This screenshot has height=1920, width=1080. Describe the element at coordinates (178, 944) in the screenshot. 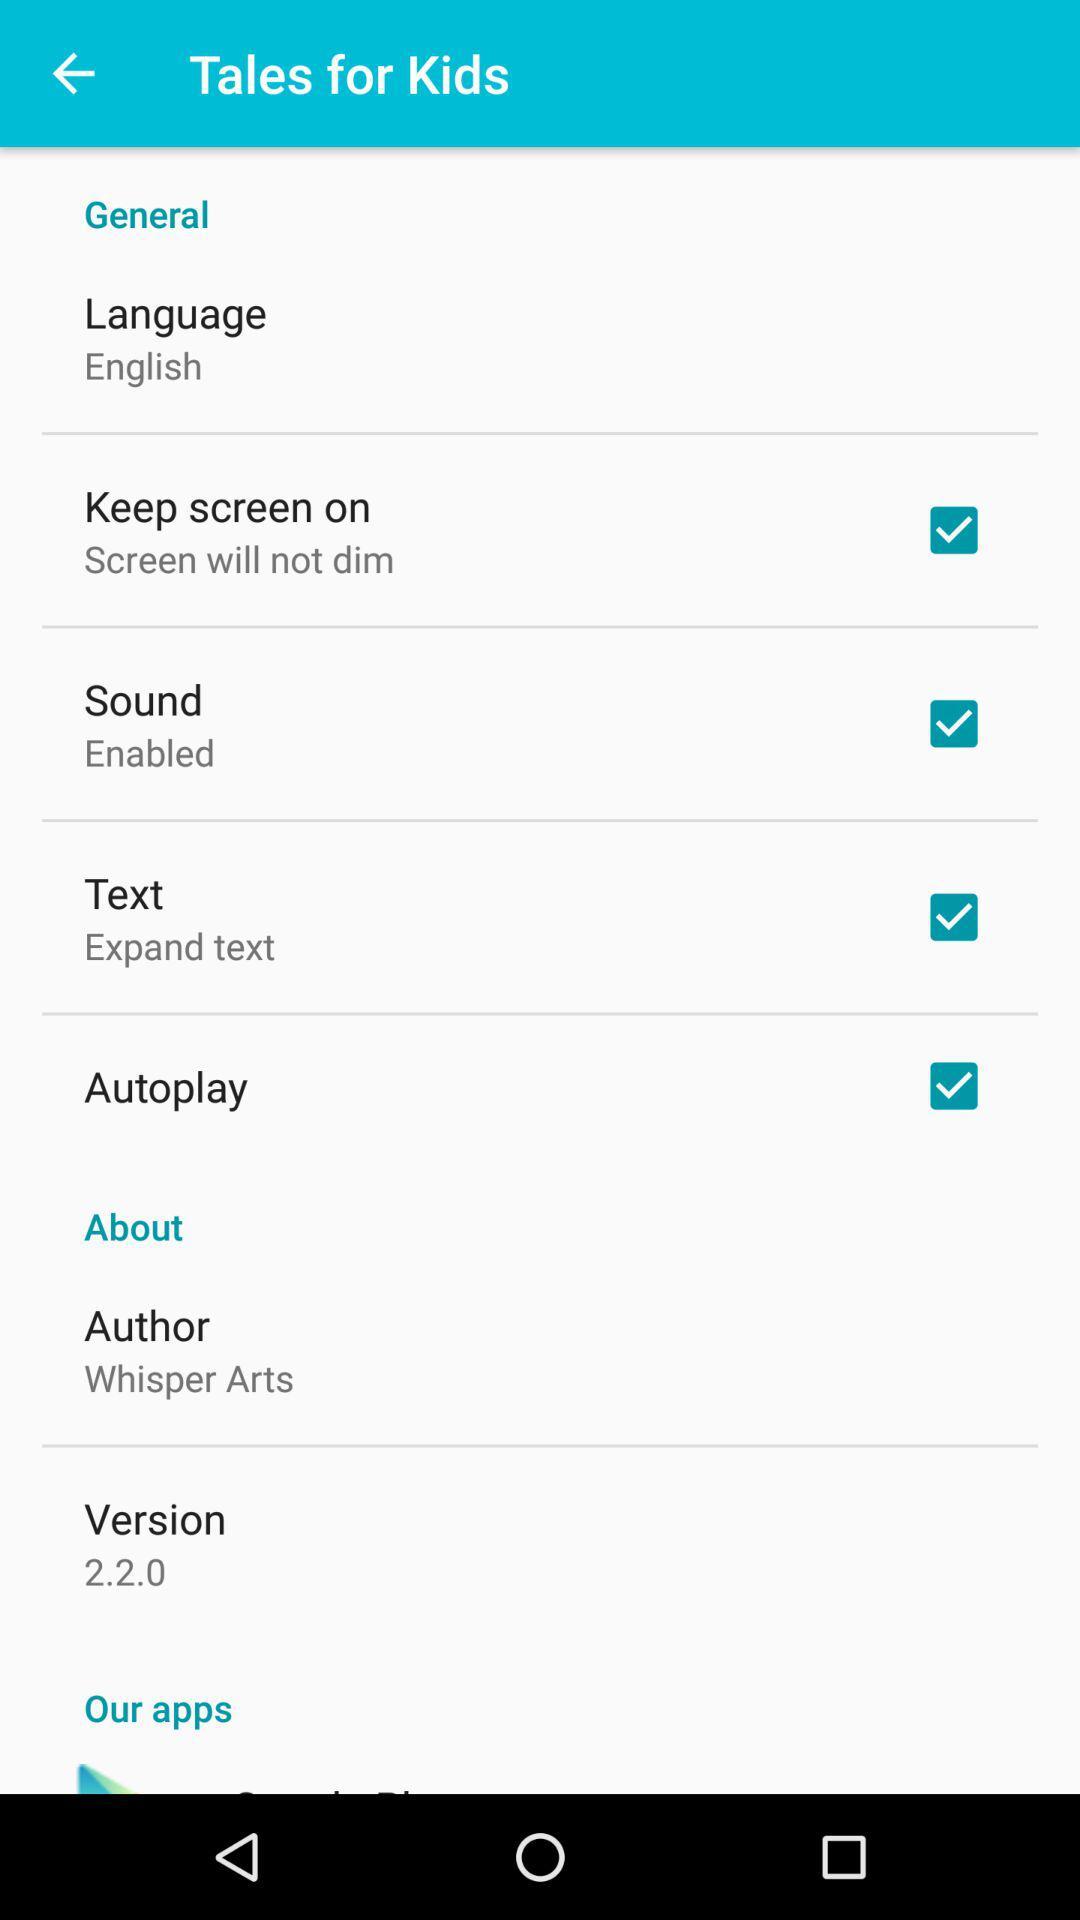

I see `the icon above the autoplay` at that location.